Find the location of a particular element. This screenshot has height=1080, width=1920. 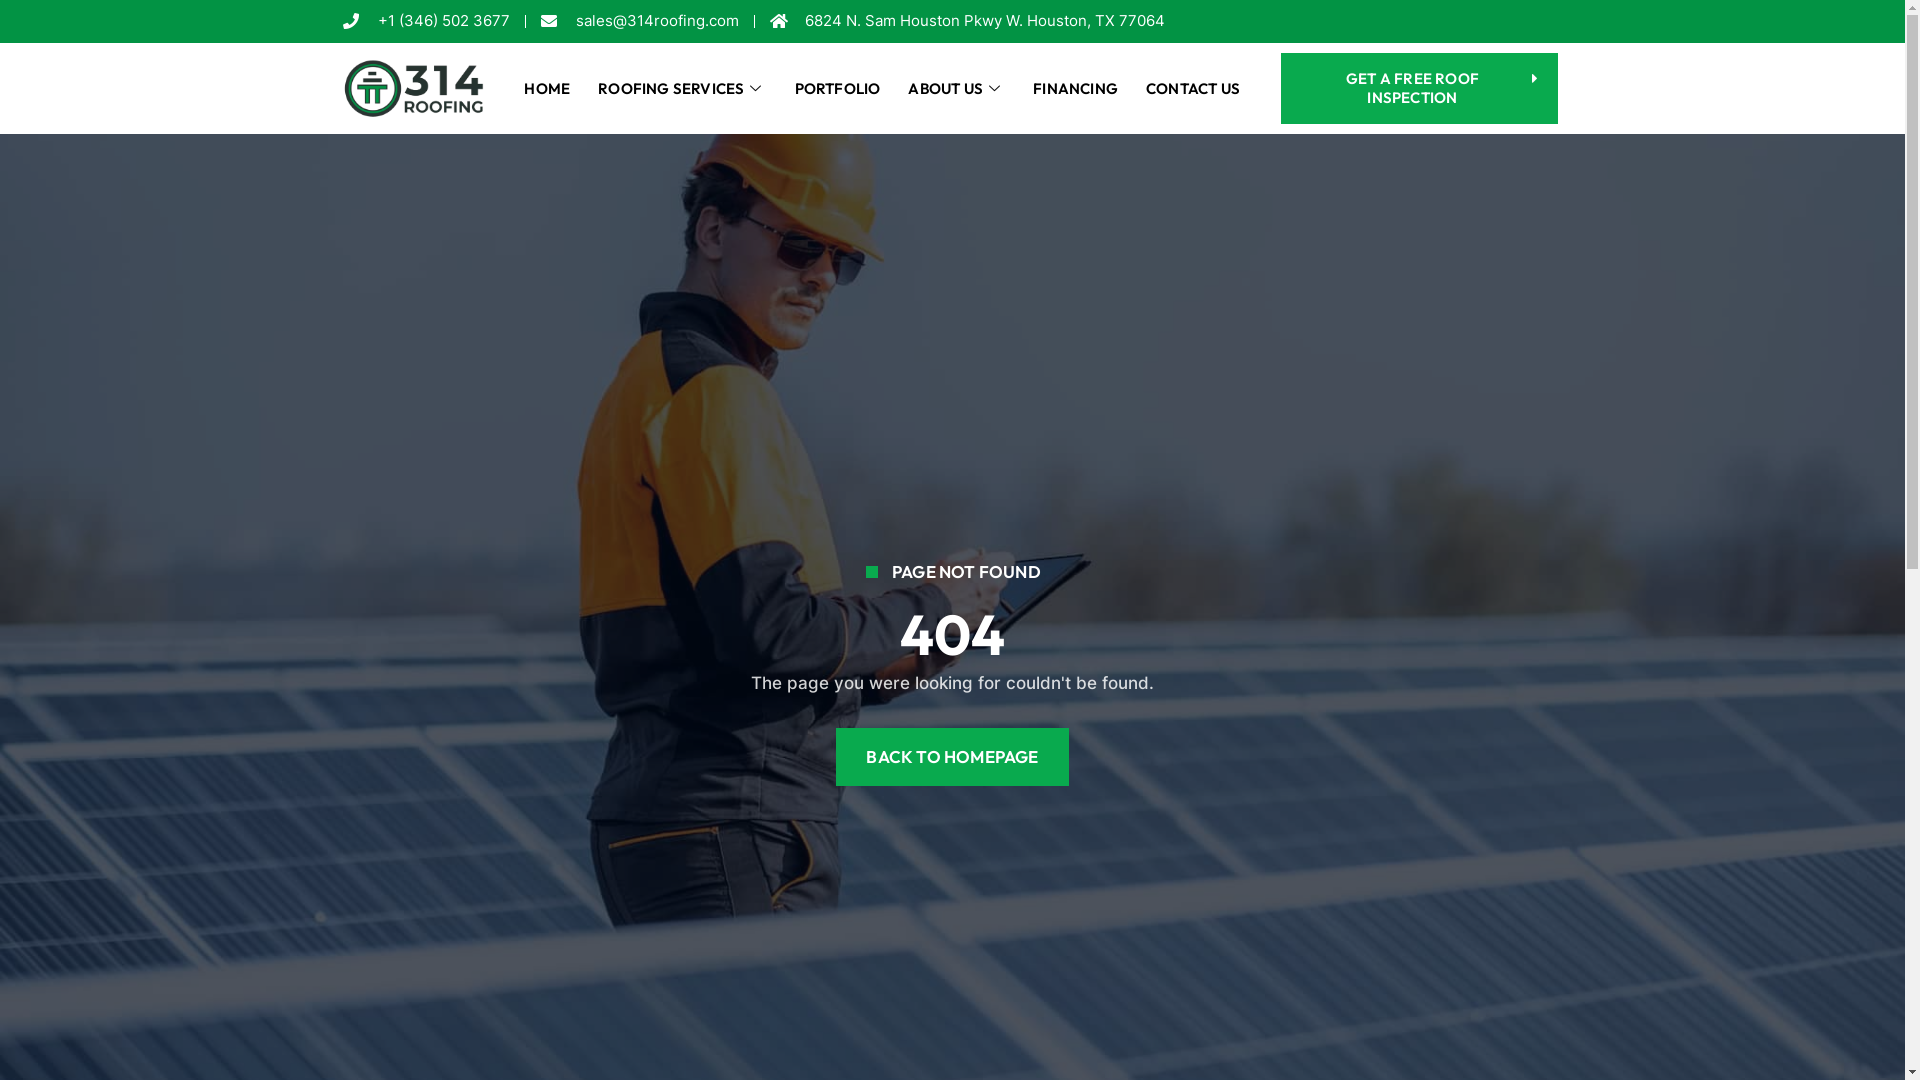

'6824 N. Sam Houston Pkwy W. Houston, TX 77064' is located at coordinates (967, 21).